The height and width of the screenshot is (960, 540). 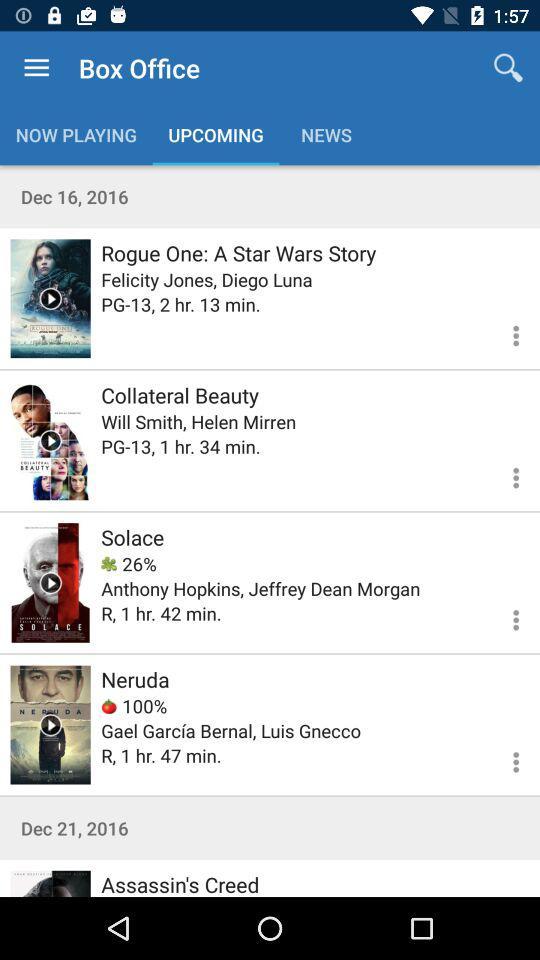 I want to click on trailer, so click(x=50, y=297).